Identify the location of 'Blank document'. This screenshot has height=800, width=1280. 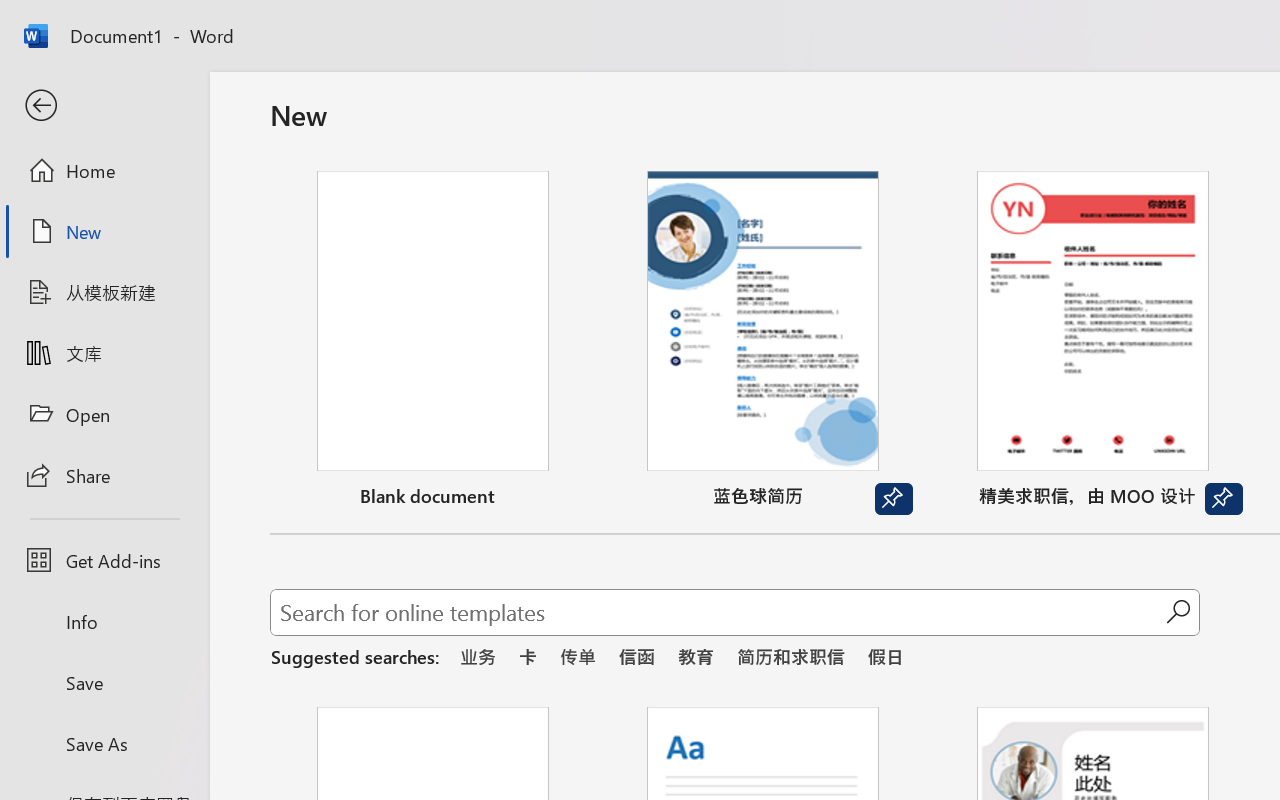
(432, 343).